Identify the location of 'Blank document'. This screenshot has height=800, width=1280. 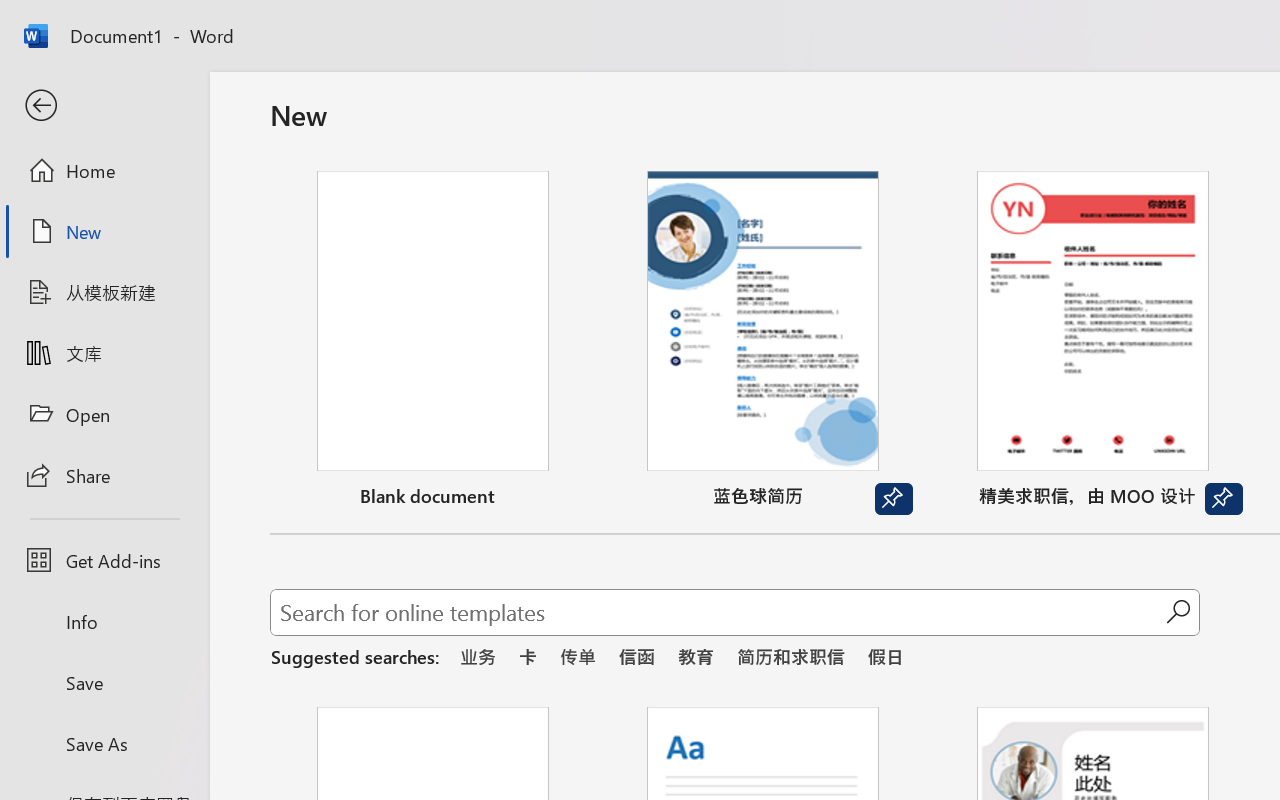
(432, 343).